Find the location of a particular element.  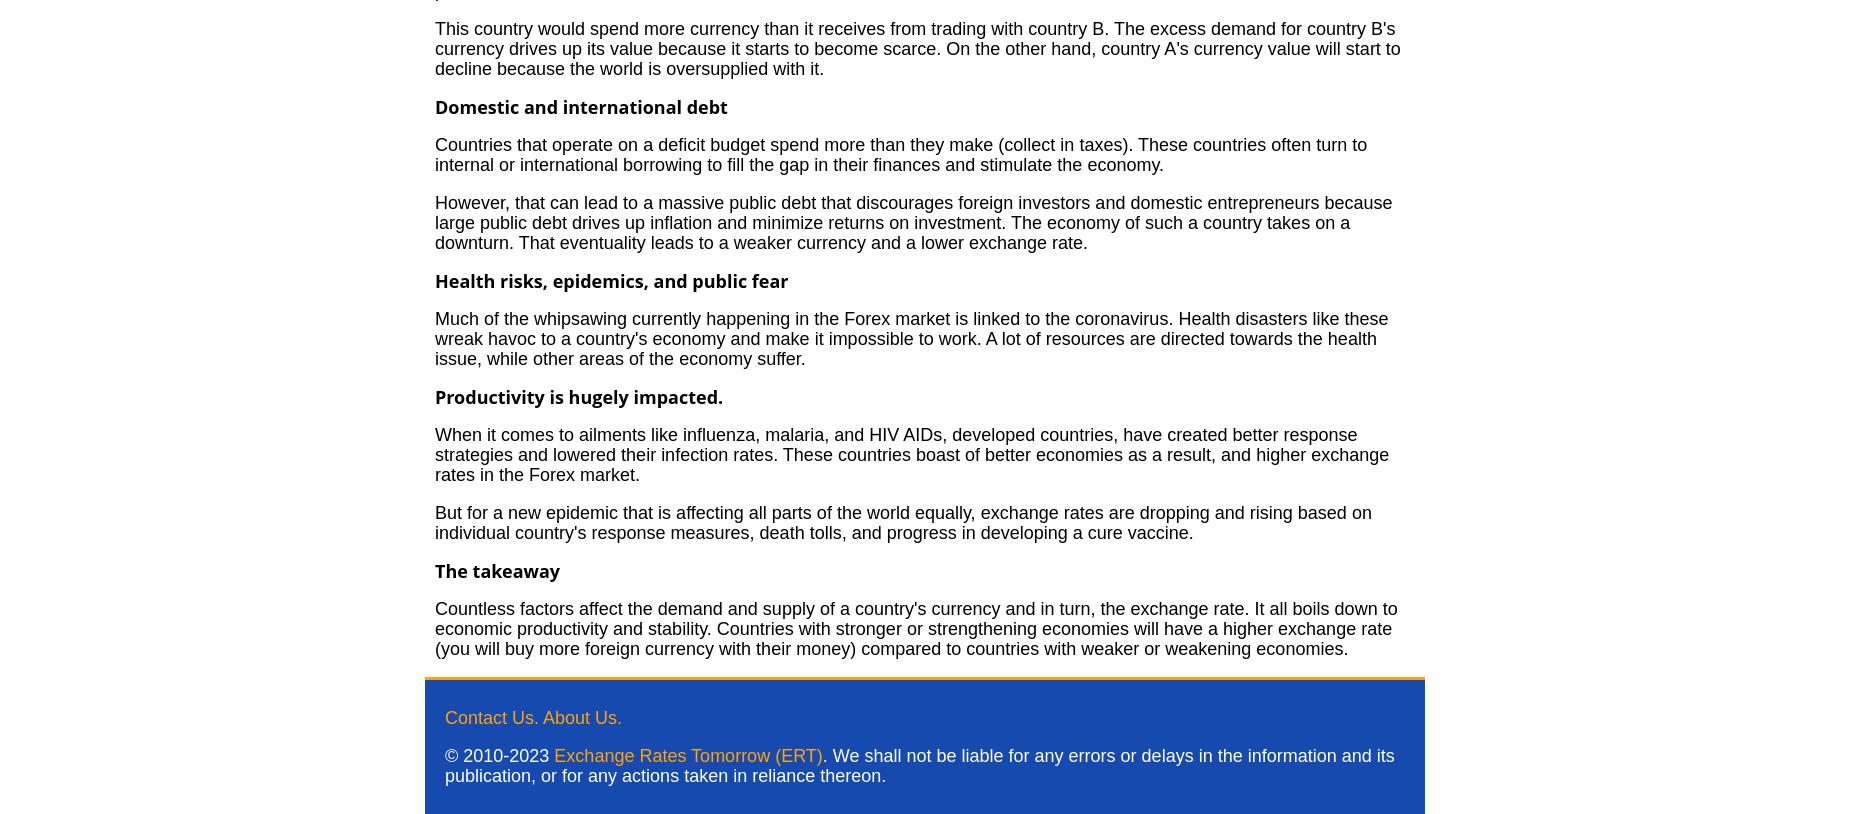

'Productivity is hugely impacted.' is located at coordinates (433, 396).